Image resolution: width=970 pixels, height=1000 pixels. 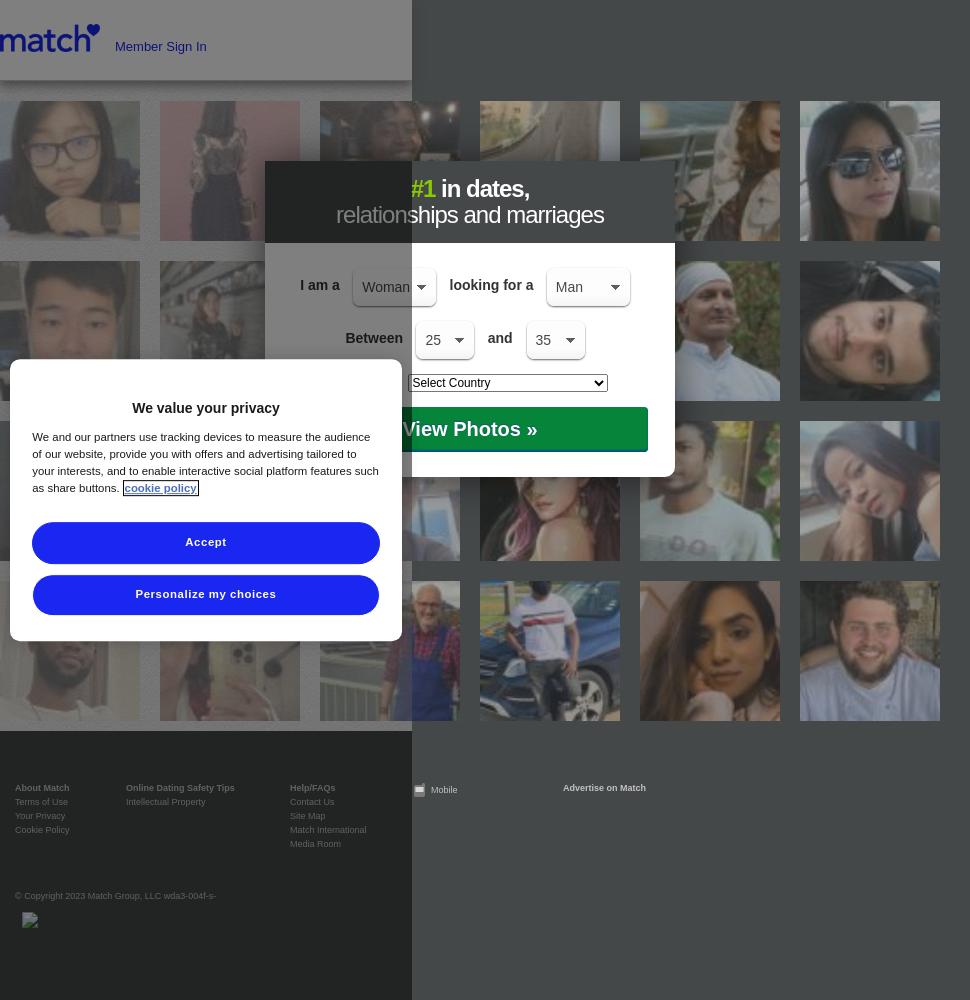 I want to click on 'About Match', so click(x=42, y=788).